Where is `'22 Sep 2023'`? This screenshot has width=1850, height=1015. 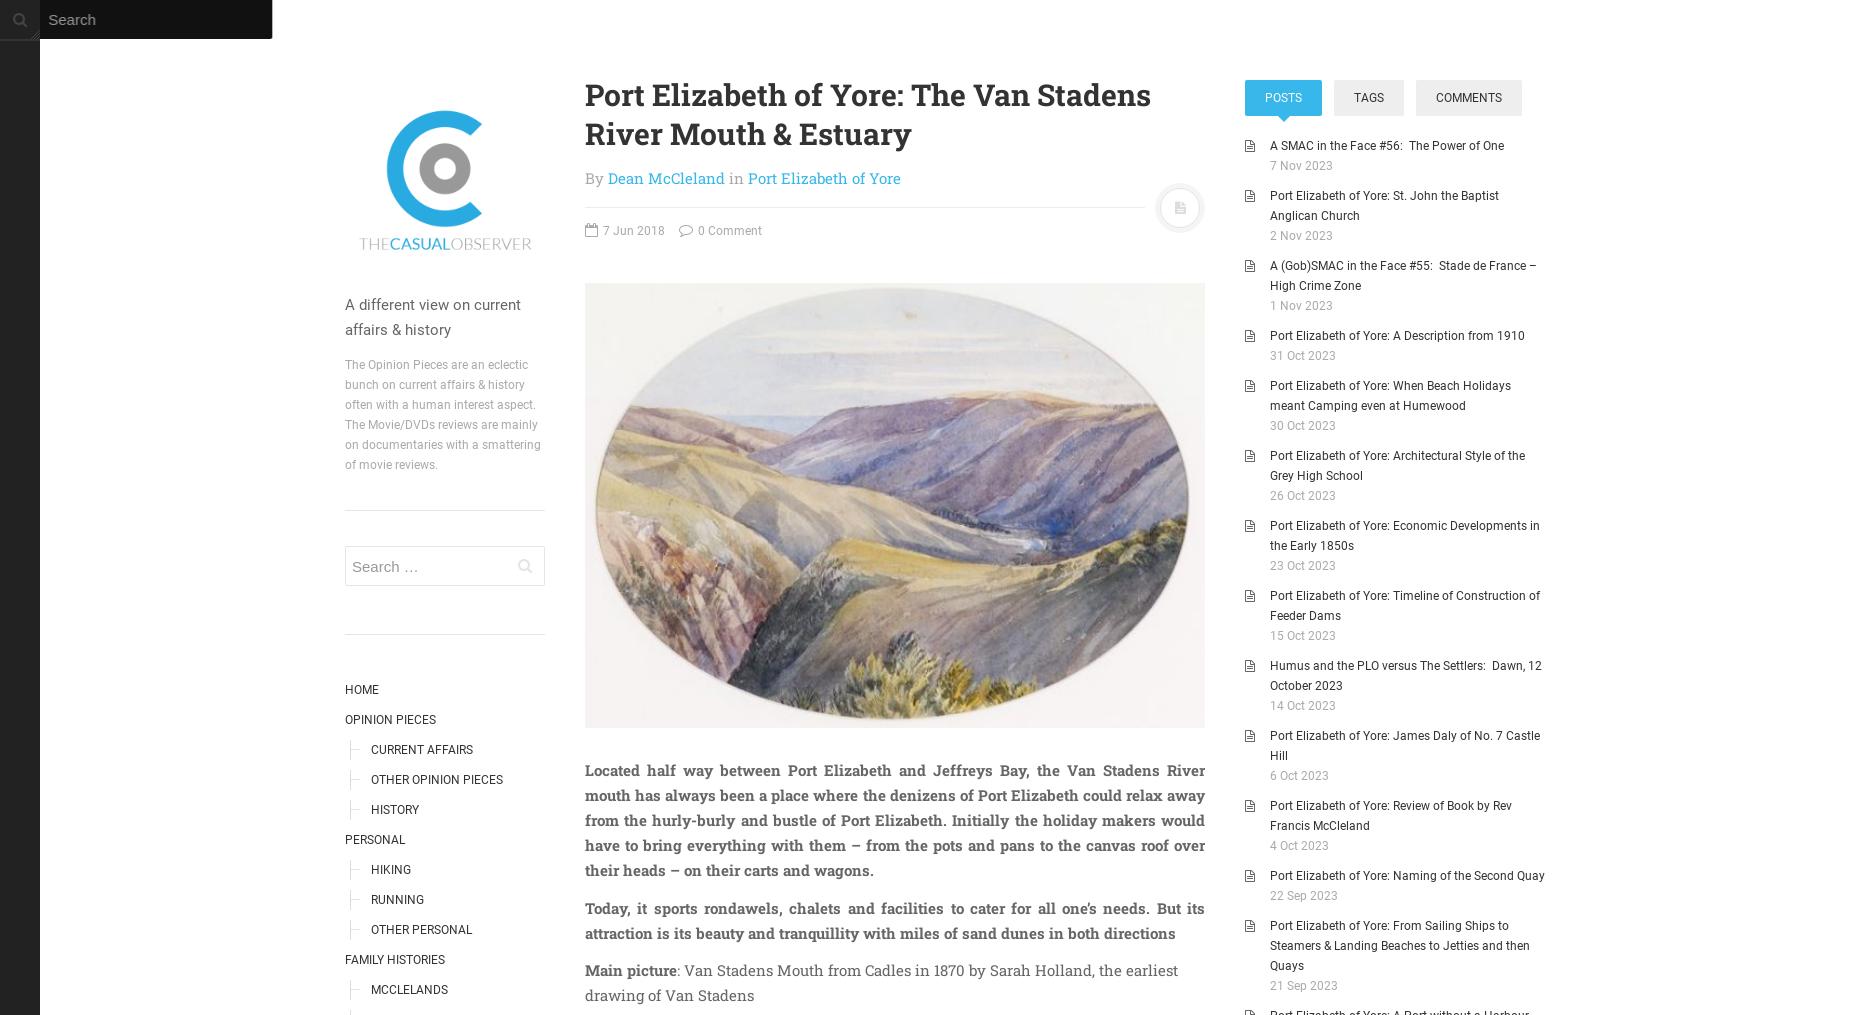
'22 Sep 2023' is located at coordinates (1303, 895).